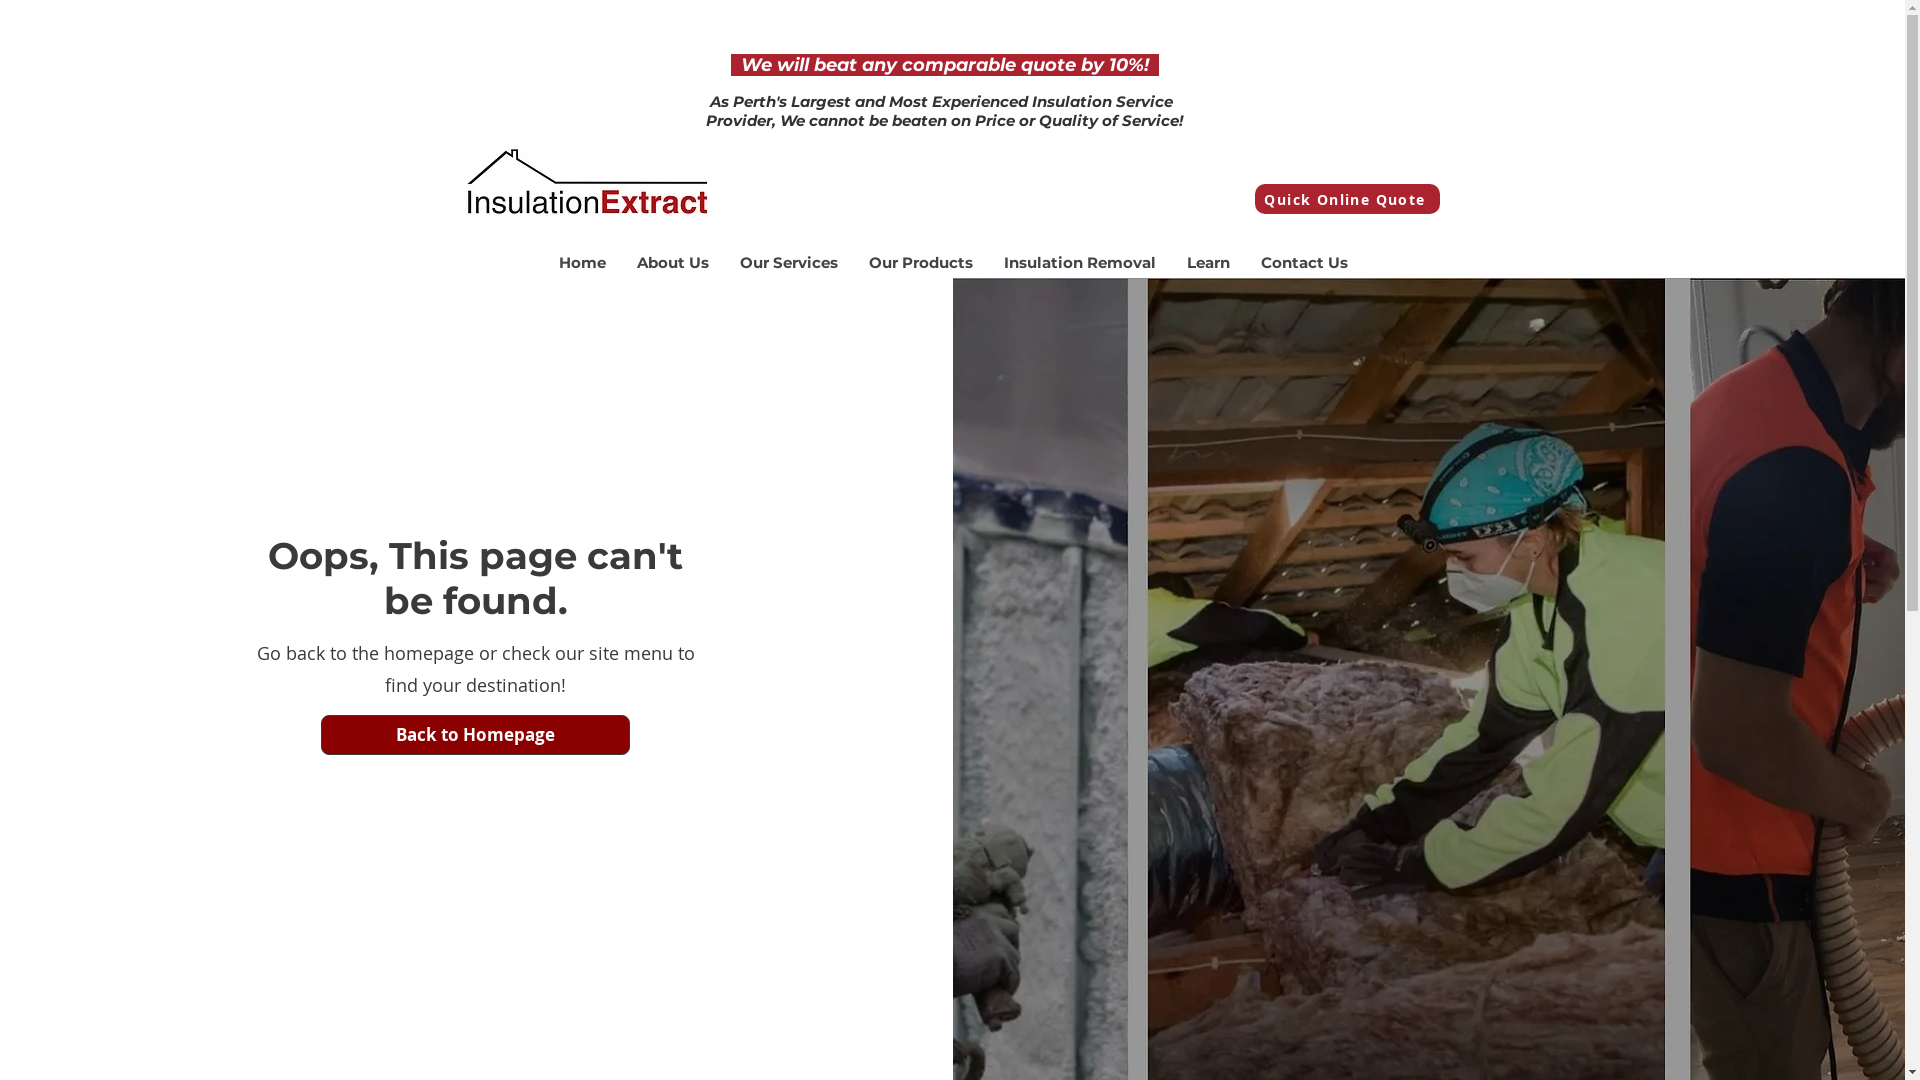 The height and width of the screenshot is (1080, 1920). Describe the element at coordinates (1205, 261) in the screenshot. I see `'Learn'` at that location.